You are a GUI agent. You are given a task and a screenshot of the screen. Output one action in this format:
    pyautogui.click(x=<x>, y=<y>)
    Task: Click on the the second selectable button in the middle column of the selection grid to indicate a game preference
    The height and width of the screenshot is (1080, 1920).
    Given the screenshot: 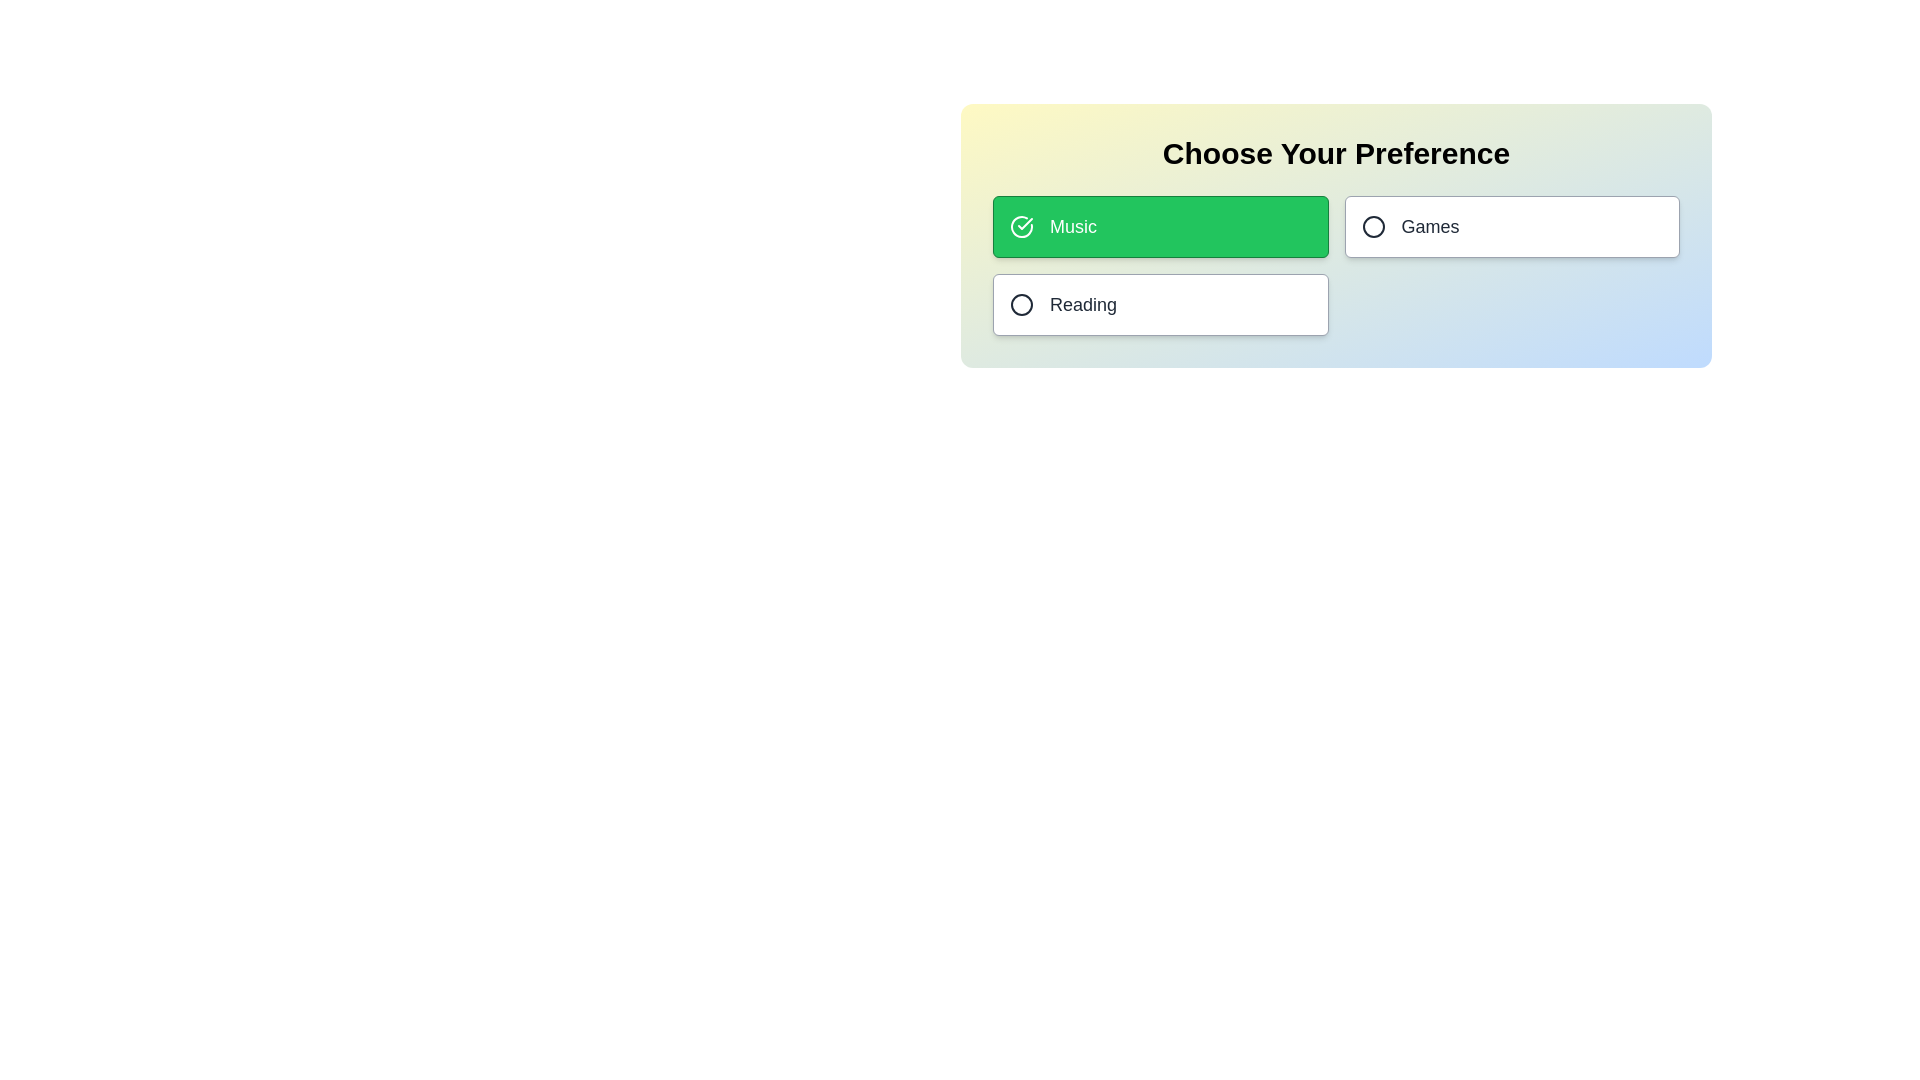 What is the action you would take?
    pyautogui.click(x=1512, y=226)
    